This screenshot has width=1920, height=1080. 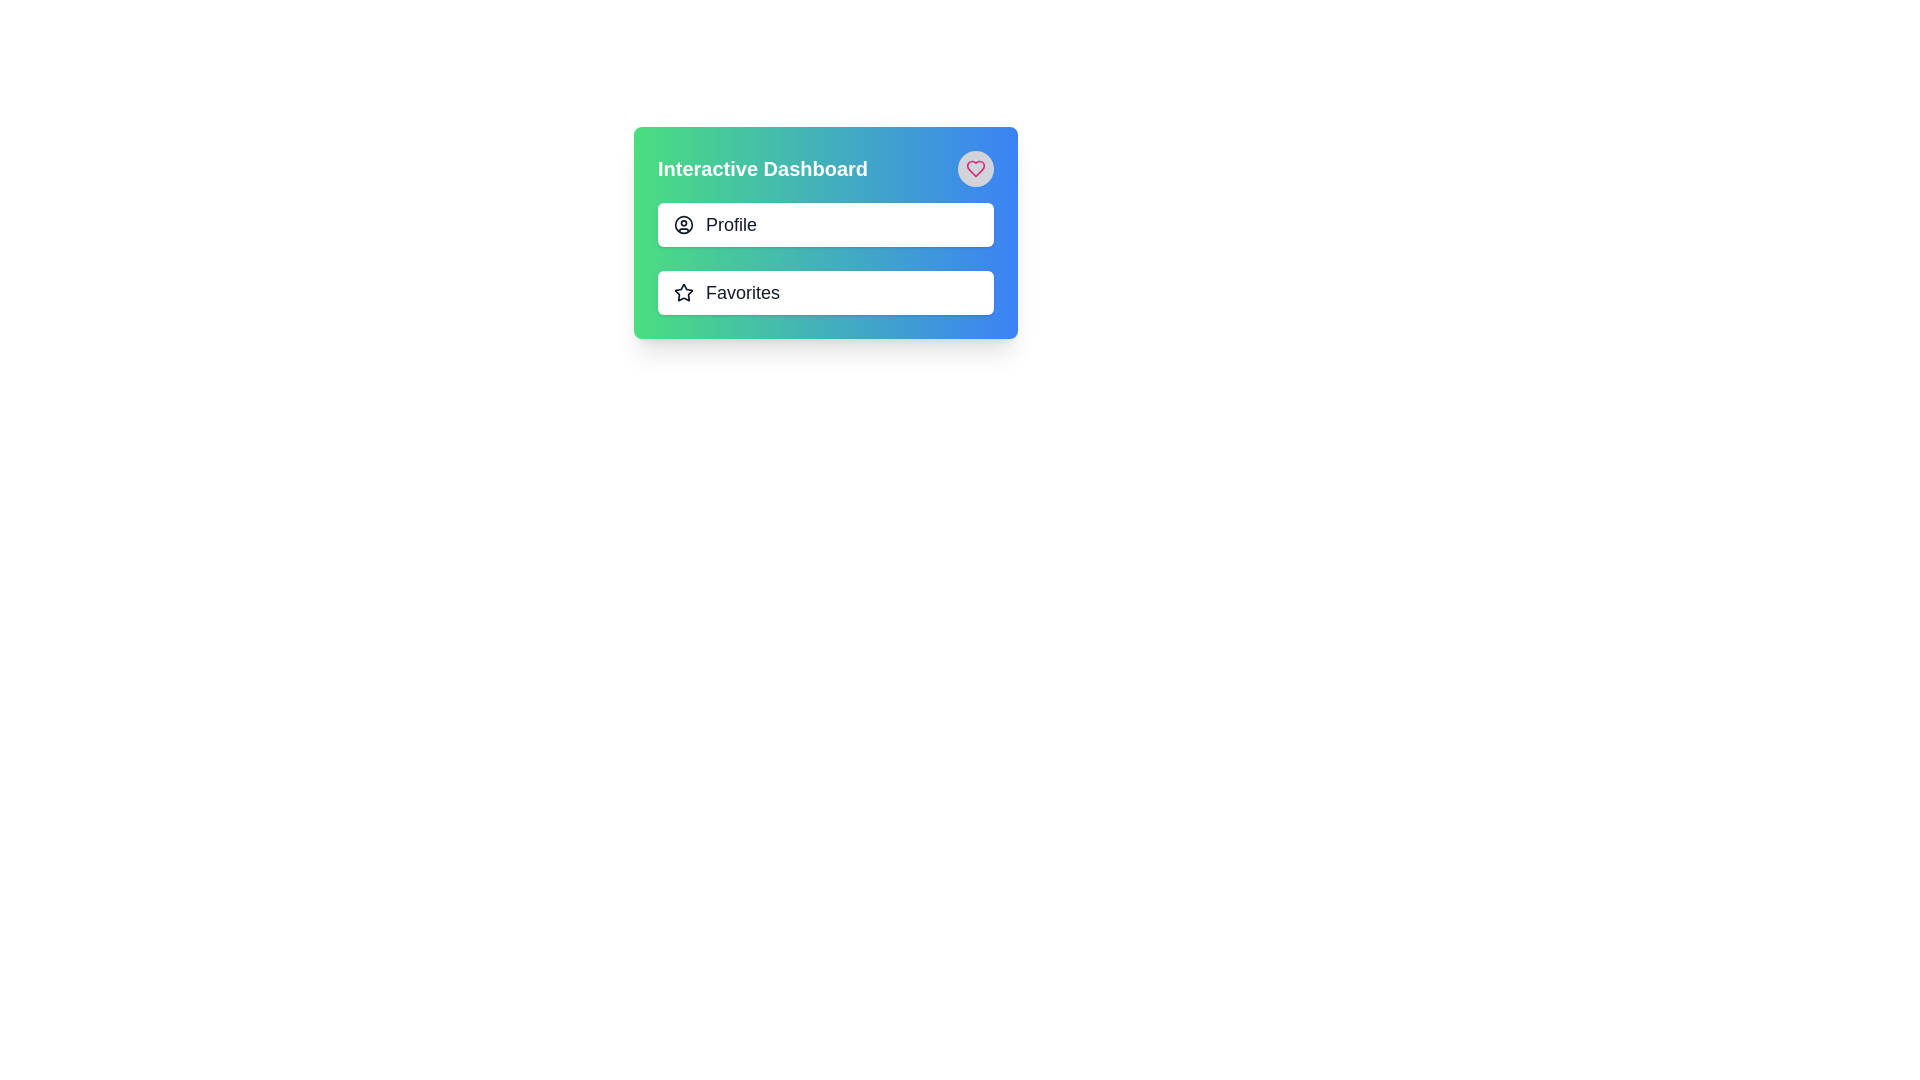 What do you see at coordinates (742, 293) in the screenshot?
I see `the 'Favorites' text label which is positioned adjacent to a star icon, serving as a descriptive label for the second menu option` at bounding box center [742, 293].